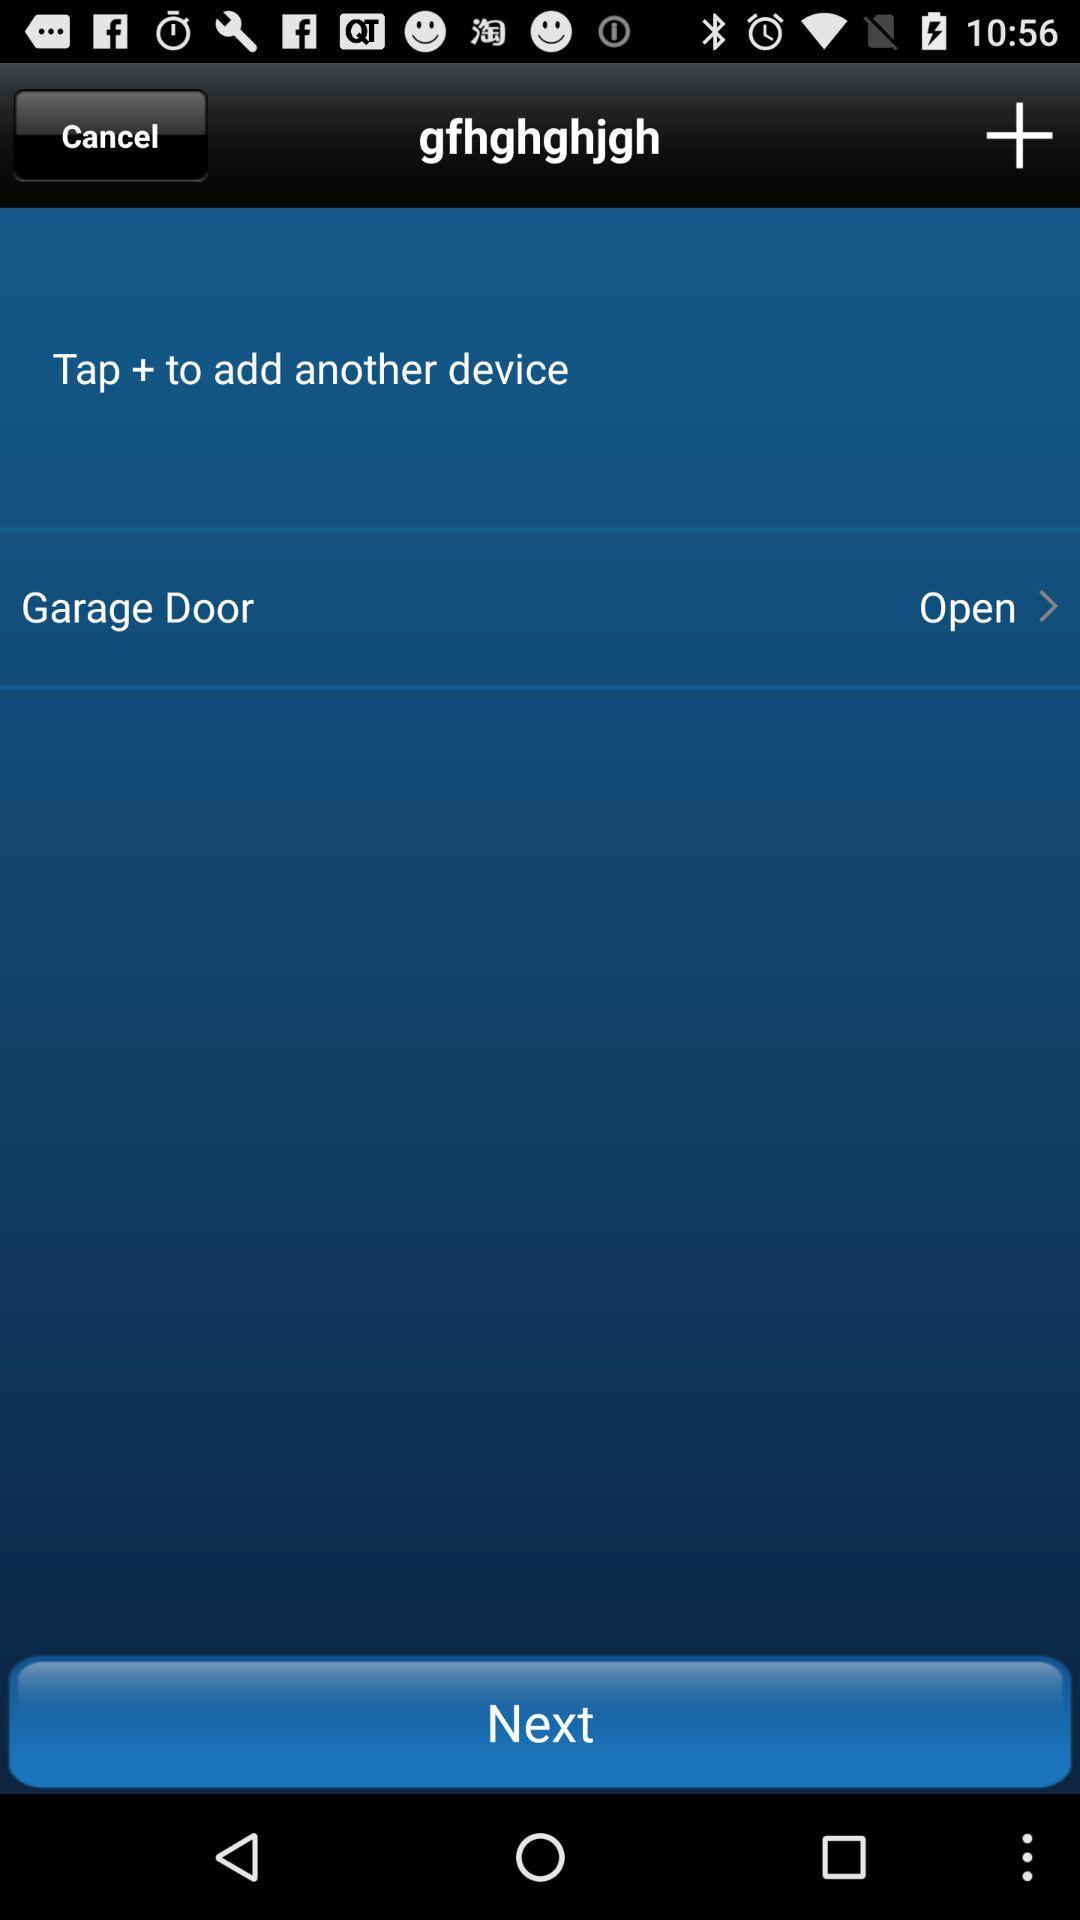 This screenshot has width=1080, height=1920. I want to click on icon above the tap to add item, so click(110, 134).